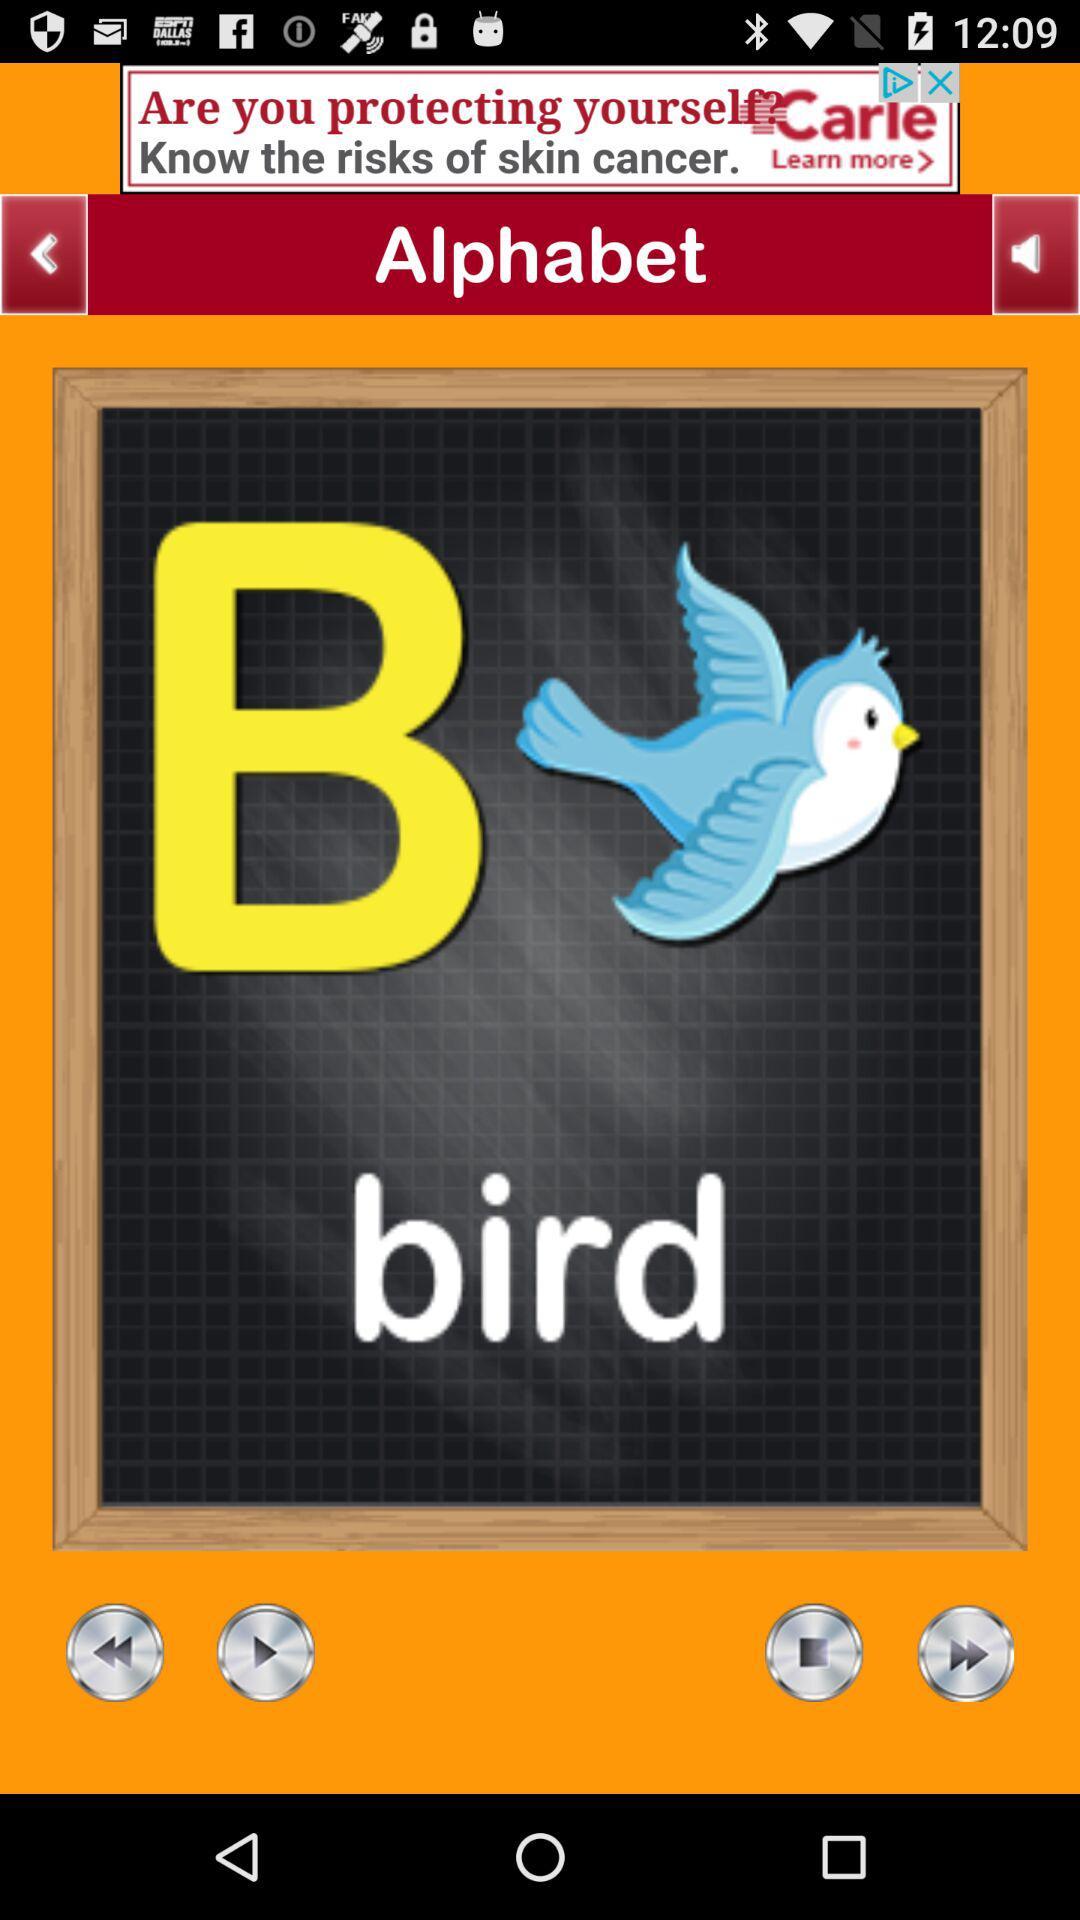  What do you see at coordinates (963, 1768) in the screenshot?
I see `the av_forward icon` at bounding box center [963, 1768].